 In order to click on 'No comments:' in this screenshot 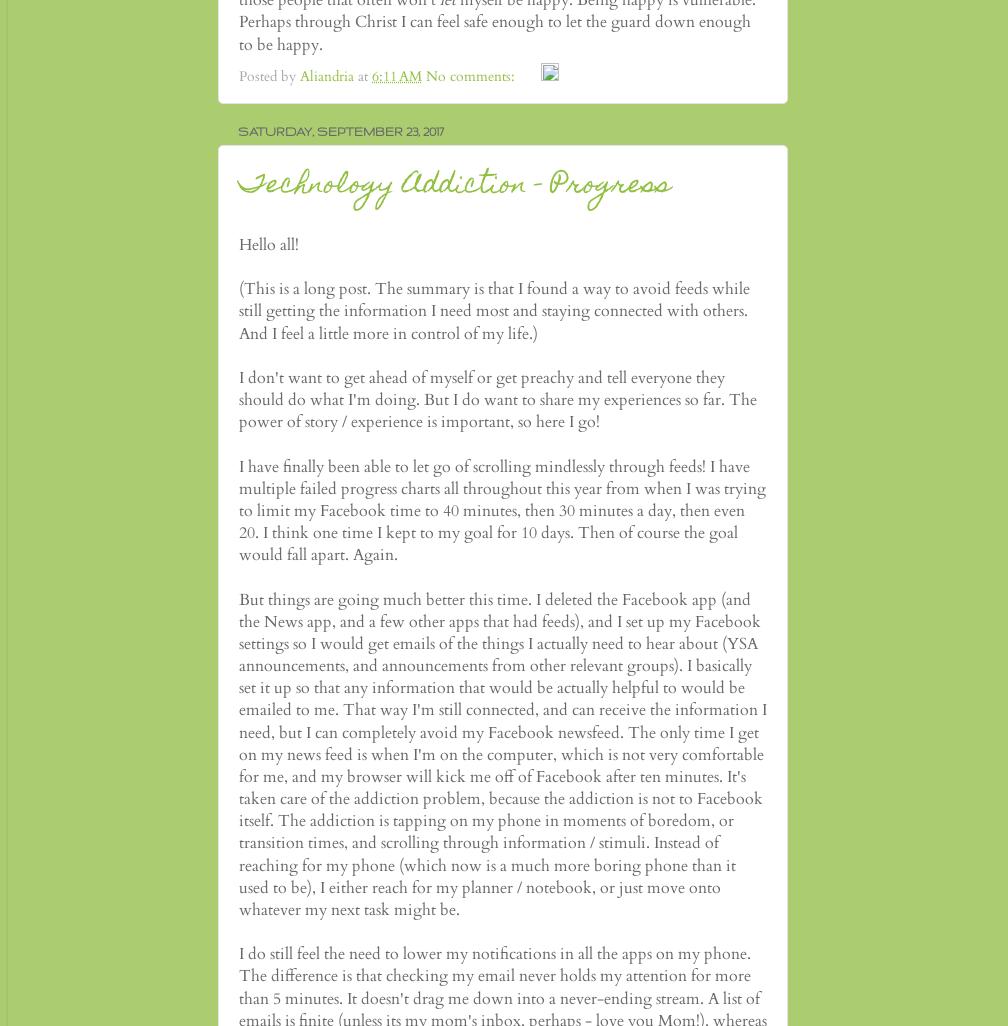, I will do `click(472, 74)`.